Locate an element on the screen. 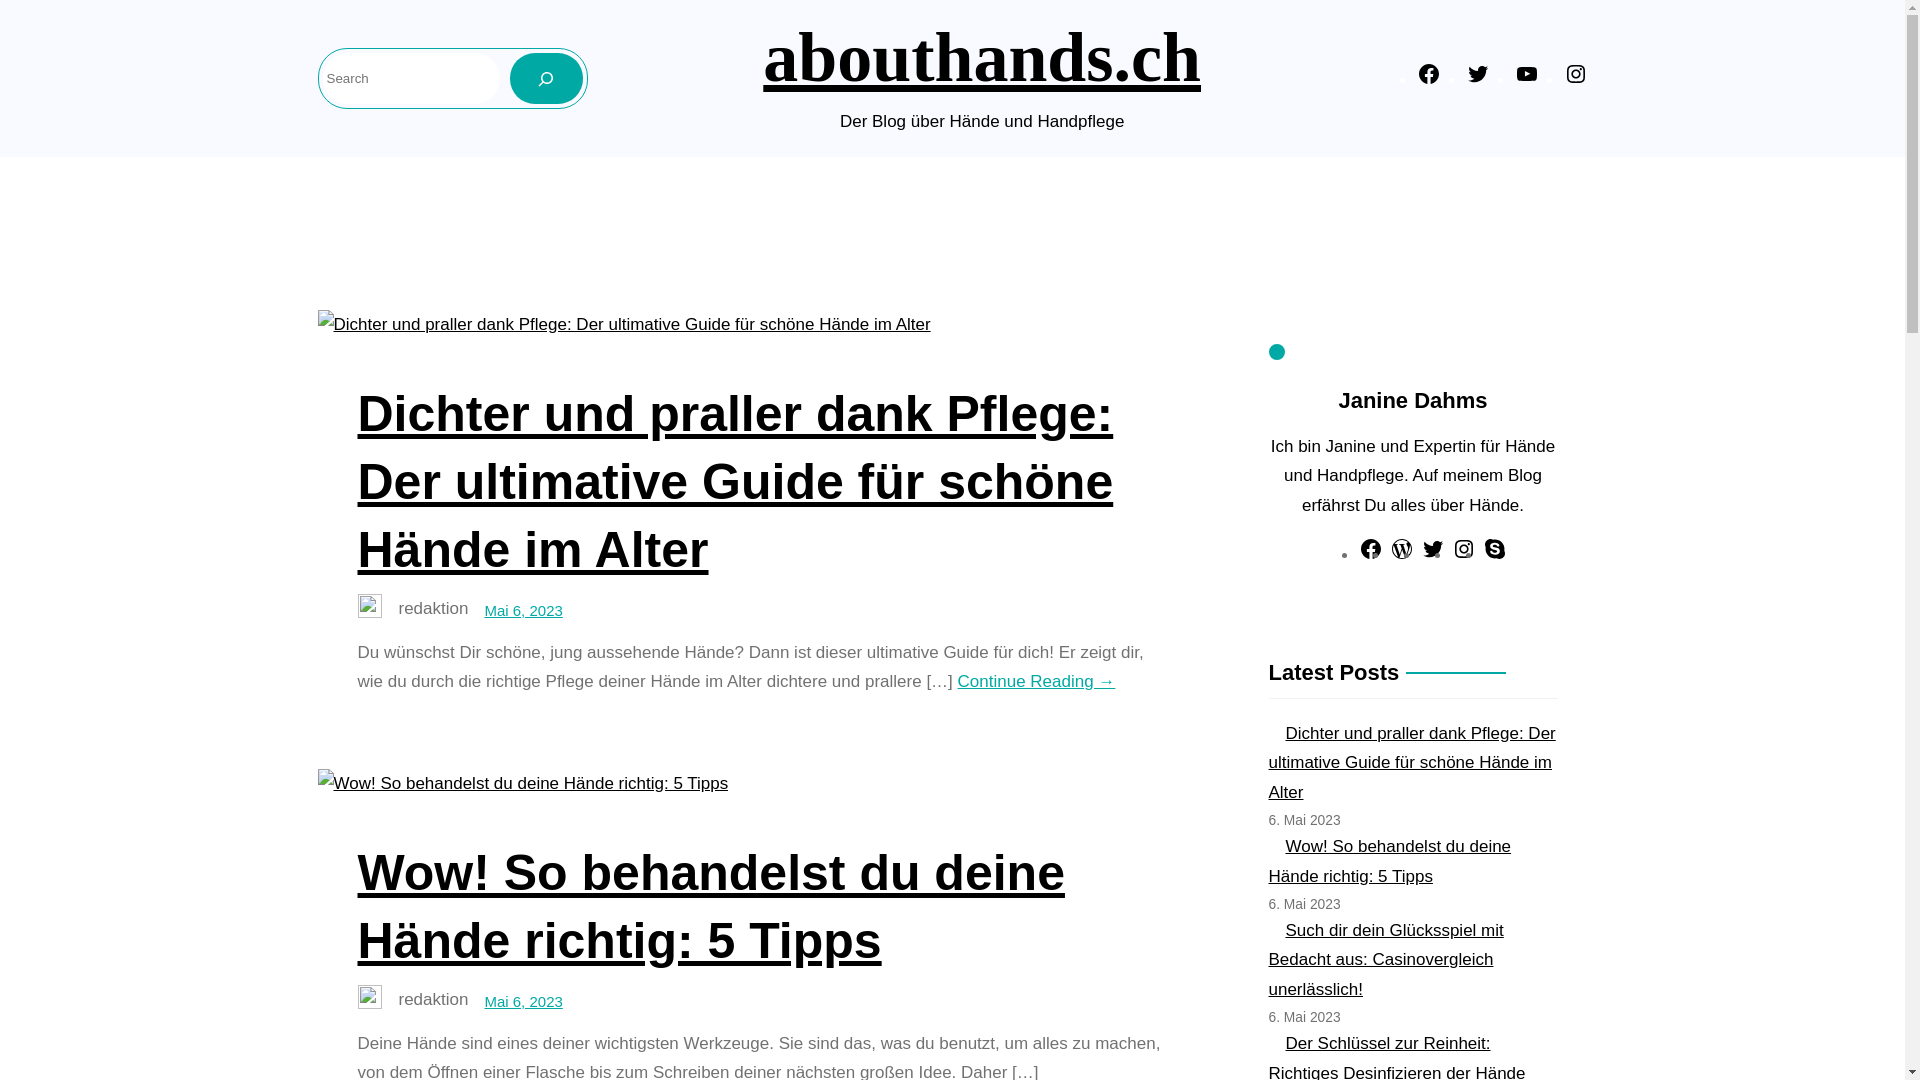 The width and height of the screenshot is (1920, 1080). 'Twitter' is located at coordinates (1478, 79).